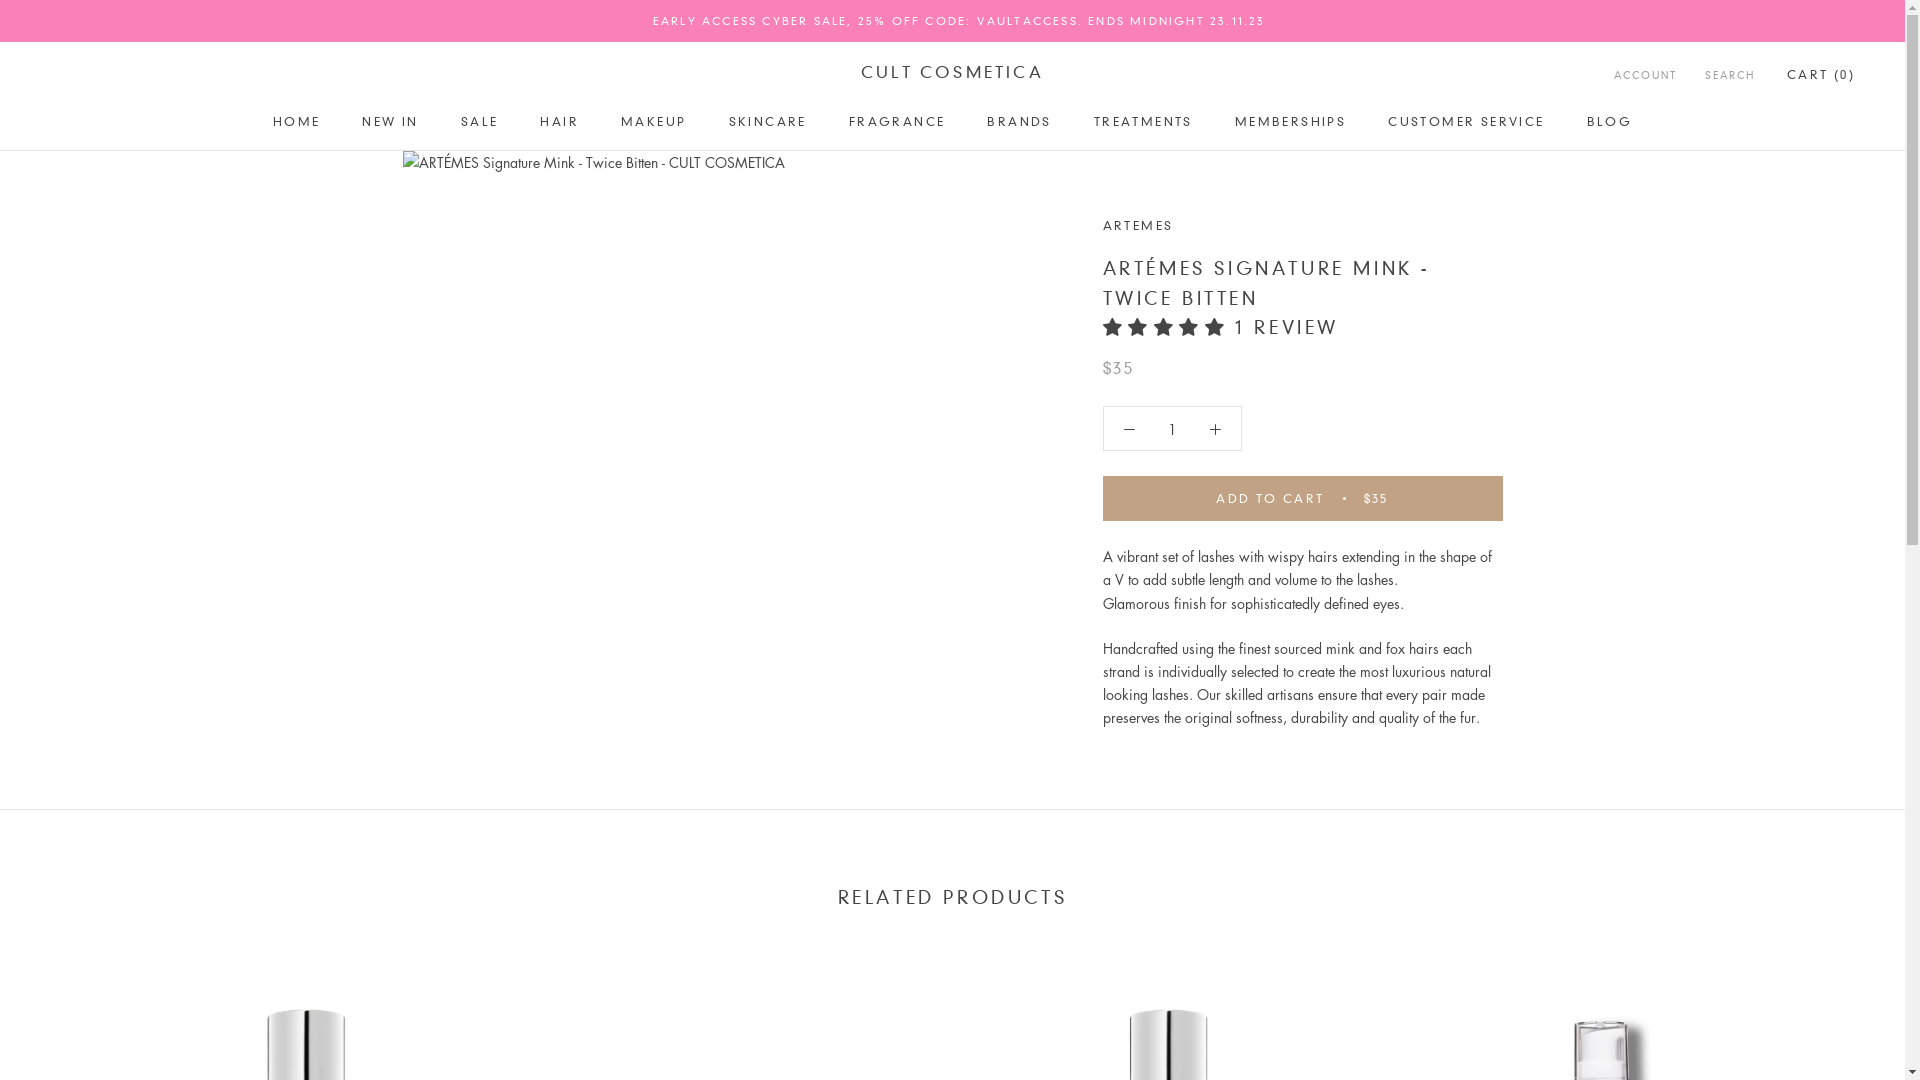 The width and height of the screenshot is (1920, 1080). Describe the element at coordinates (1465, 121) in the screenshot. I see `'CUSTOMER SERVICE'` at that location.